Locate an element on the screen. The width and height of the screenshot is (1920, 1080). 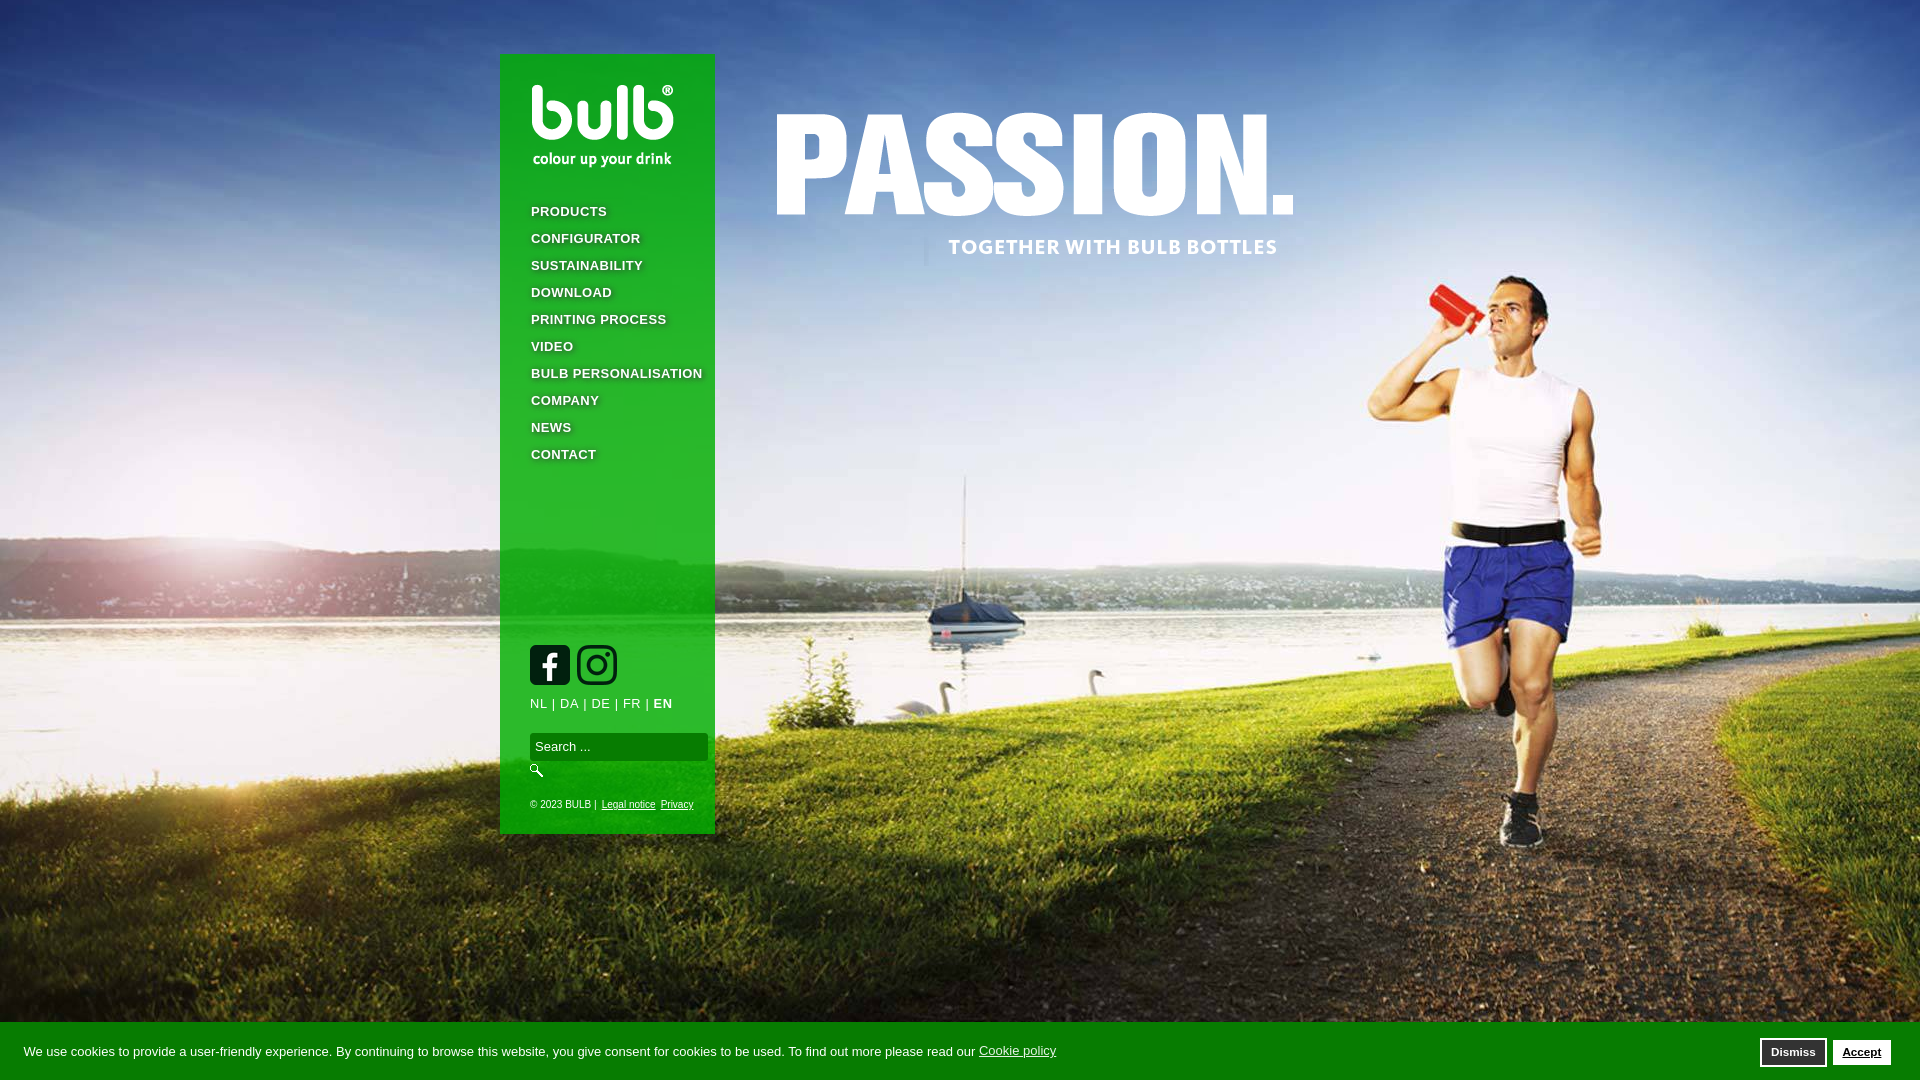
'Privacy' is located at coordinates (675, 804).